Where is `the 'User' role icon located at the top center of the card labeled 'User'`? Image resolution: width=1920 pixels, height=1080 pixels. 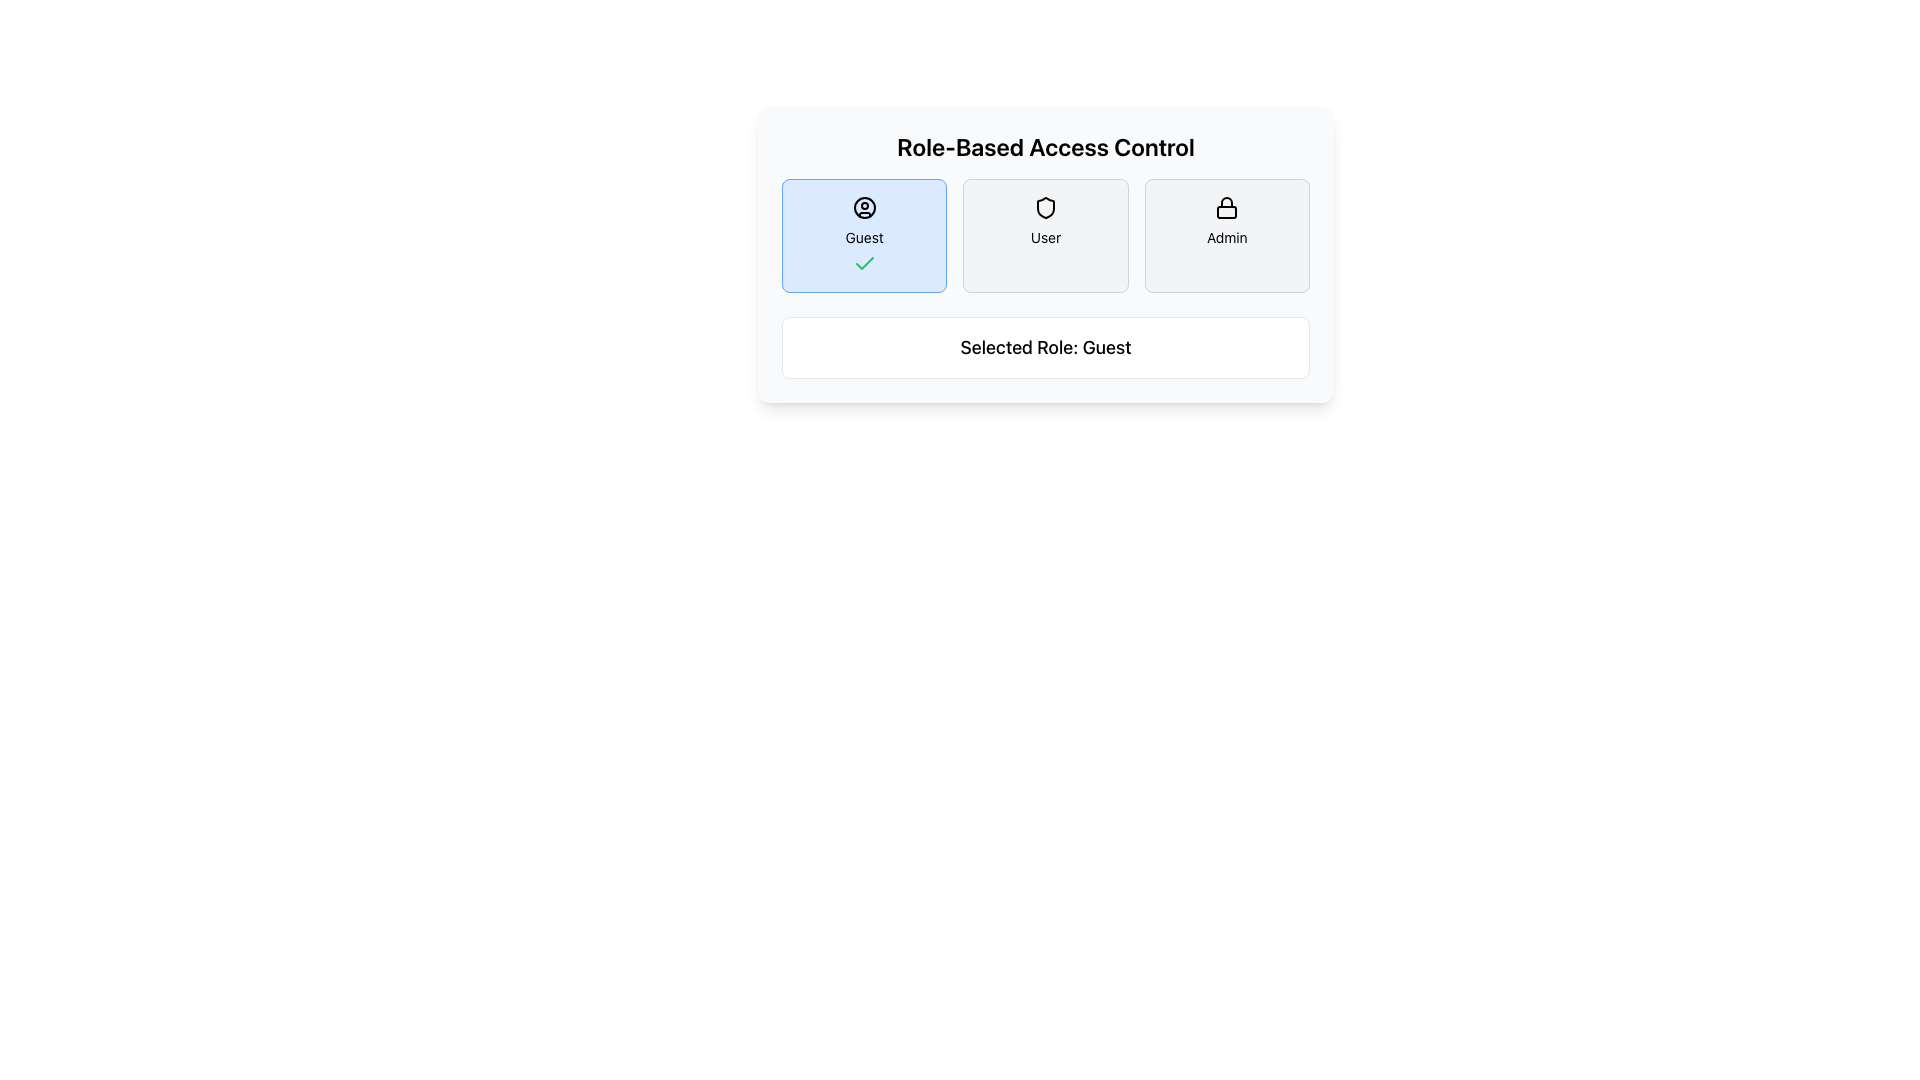
the 'User' role icon located at the top center of the card labeled 'User' is located at coordinates (1045, 208).